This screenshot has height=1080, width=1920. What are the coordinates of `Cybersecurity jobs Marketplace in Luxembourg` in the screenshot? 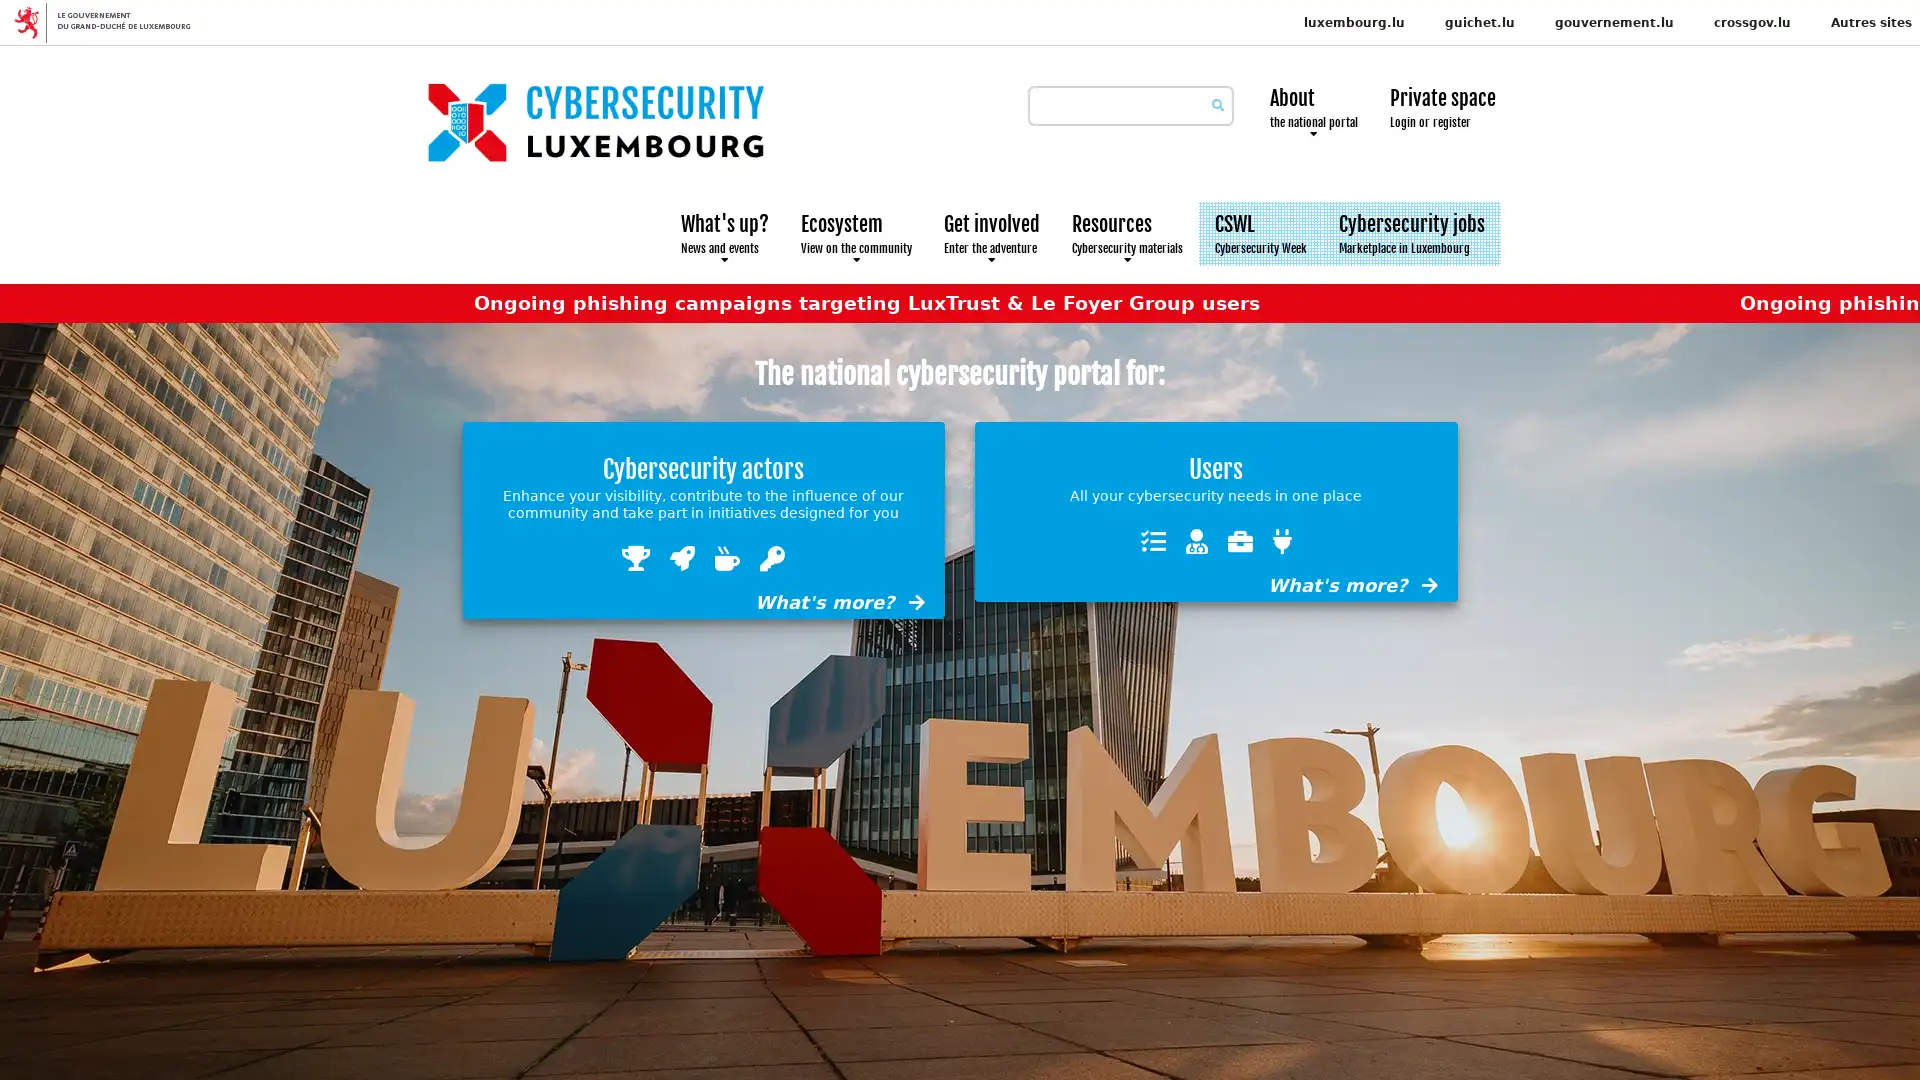 It's located at (1410, 233).